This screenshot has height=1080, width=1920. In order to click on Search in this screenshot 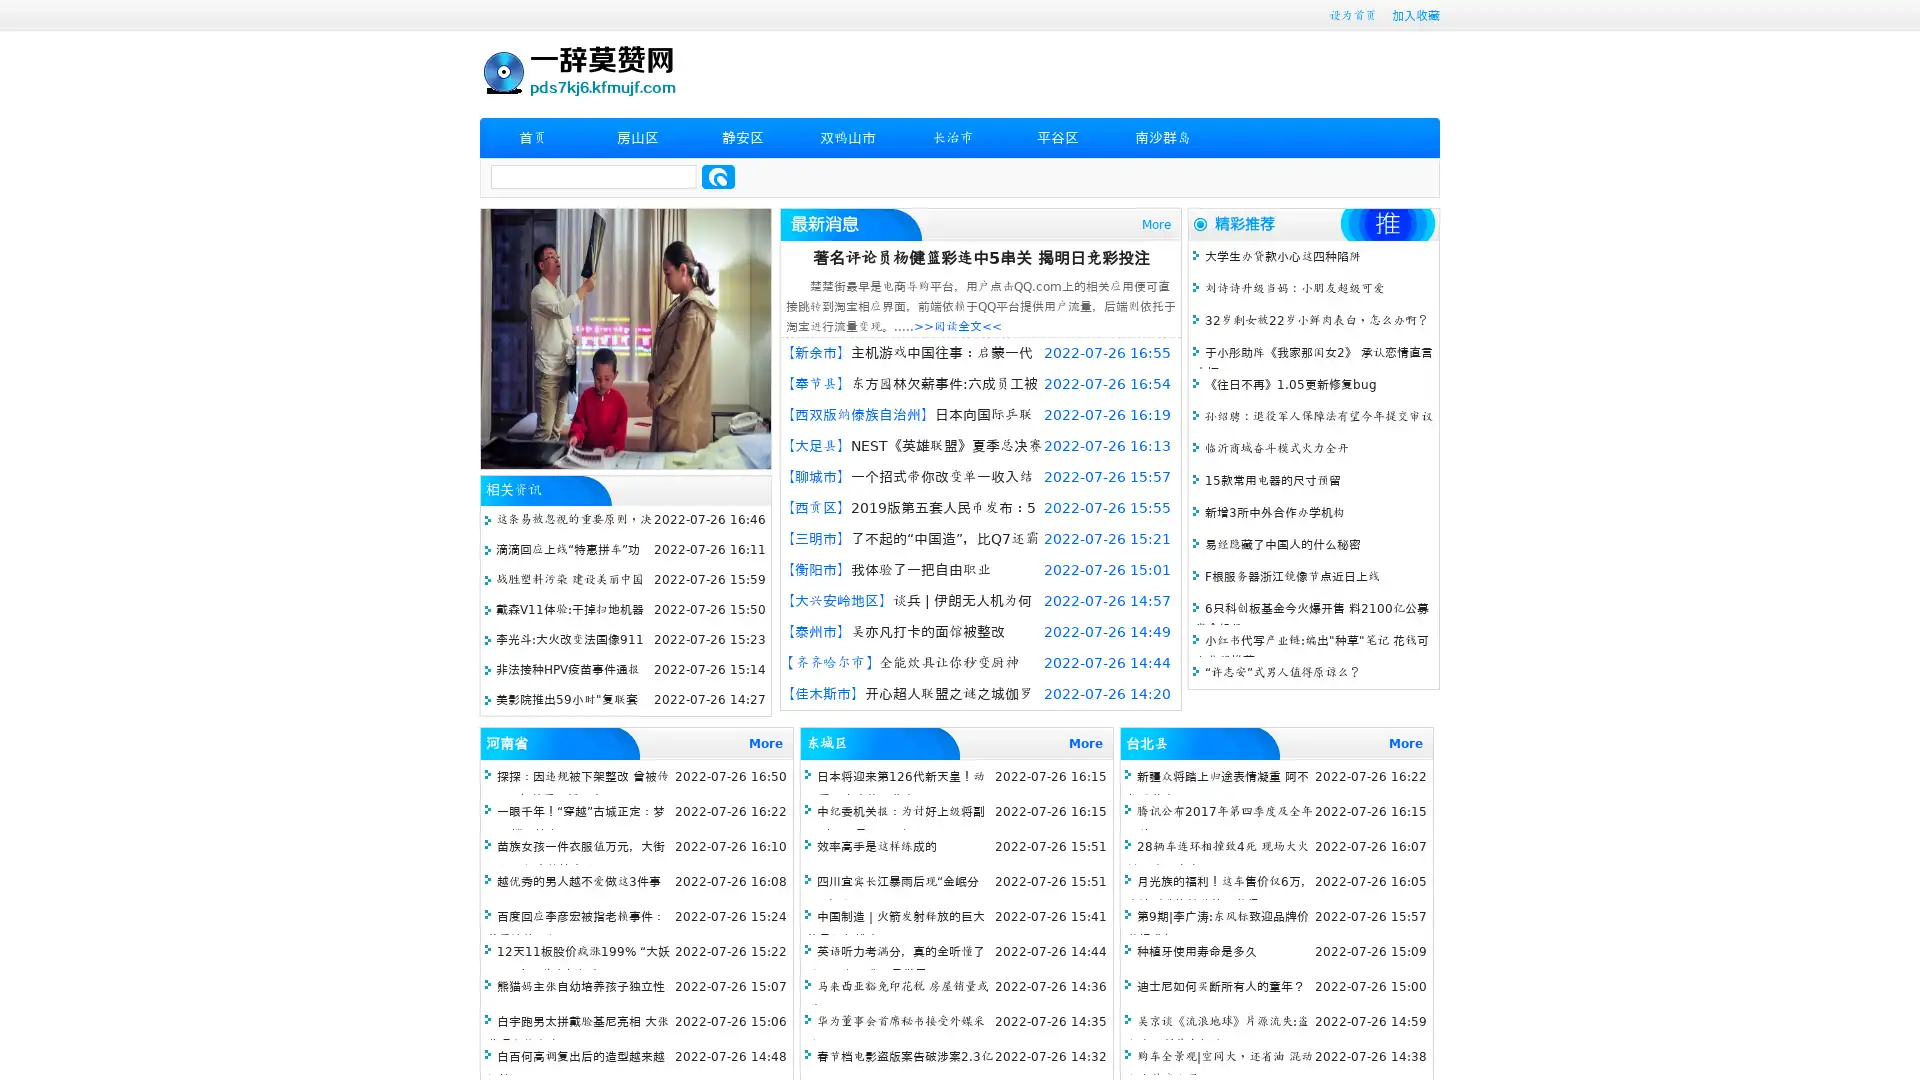, I will do `click(718, 176)`.